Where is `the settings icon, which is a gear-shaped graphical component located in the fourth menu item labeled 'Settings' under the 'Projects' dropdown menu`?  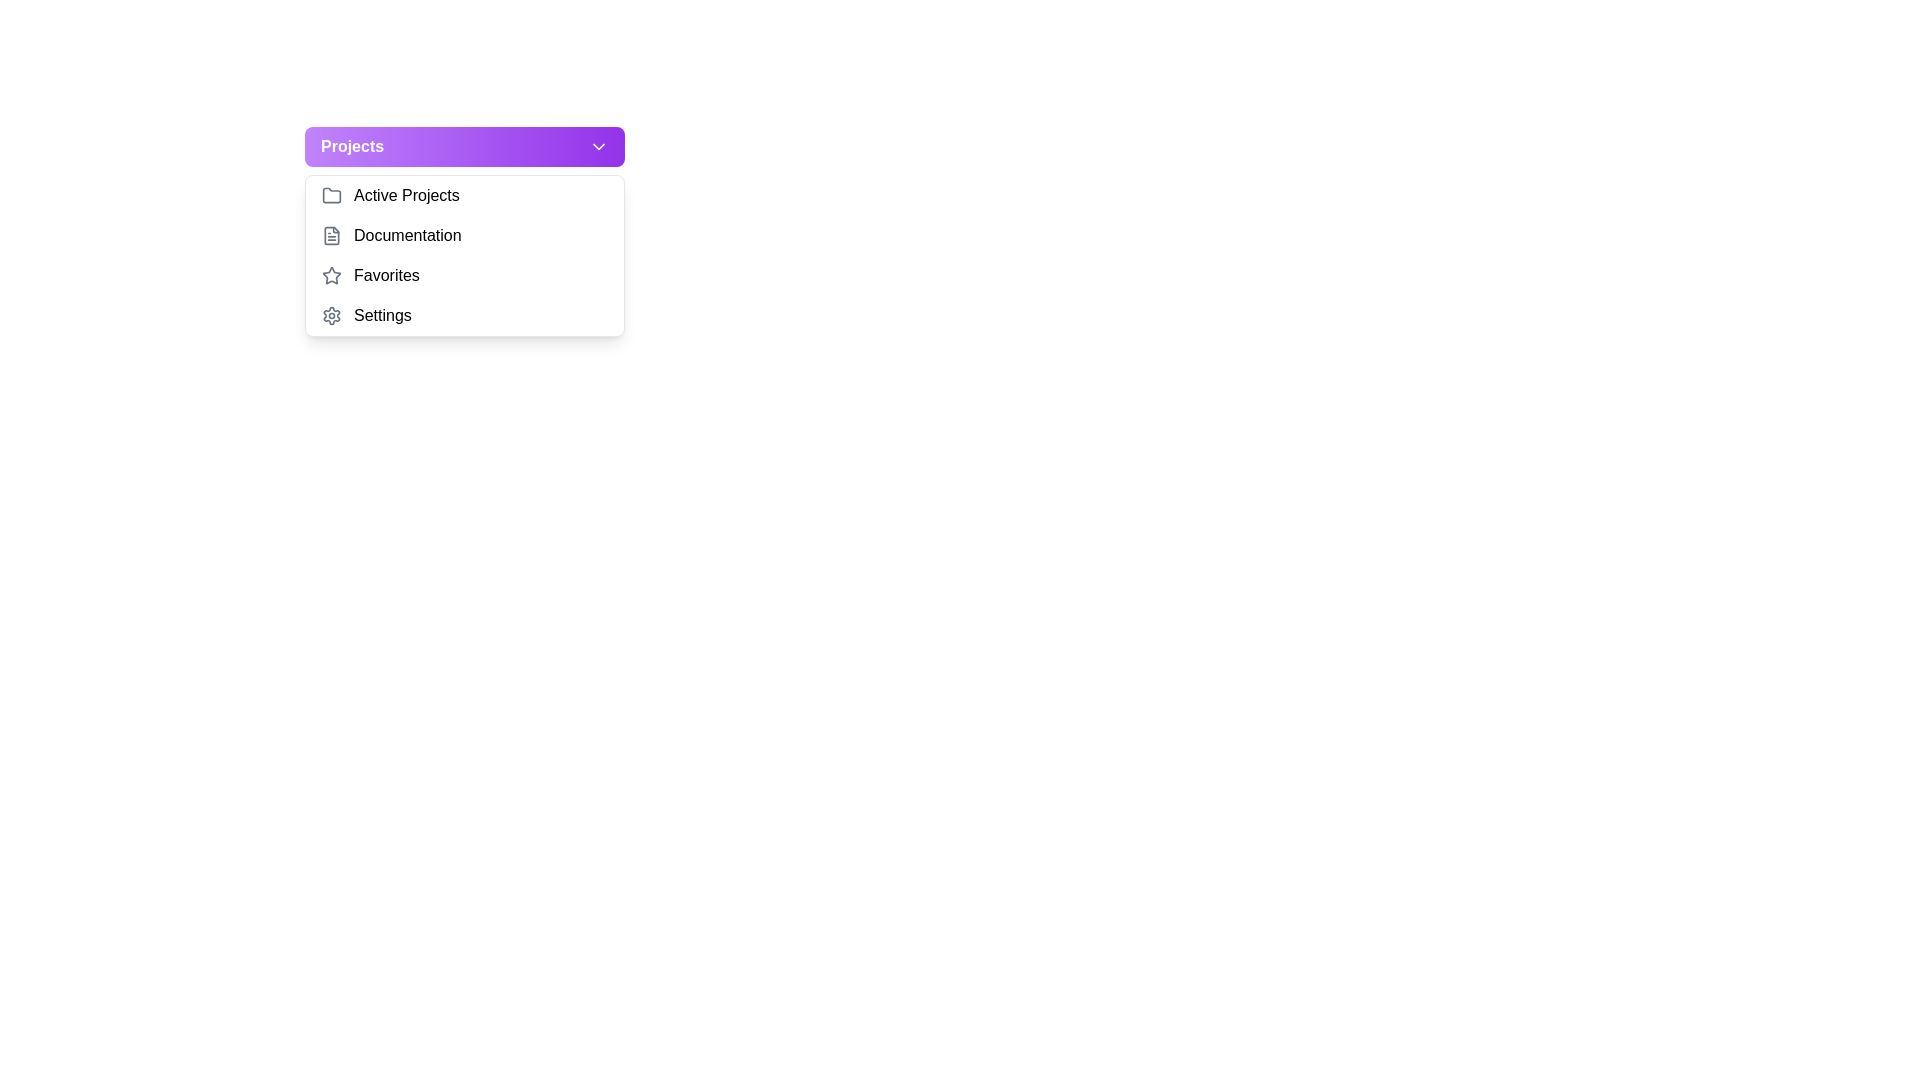 the settings icon, which is a gear-shaped graphical component located in the fourth menu item labeled 'Settings' under the 'Projects' dropdown menu is located at coordinates (331, 315).